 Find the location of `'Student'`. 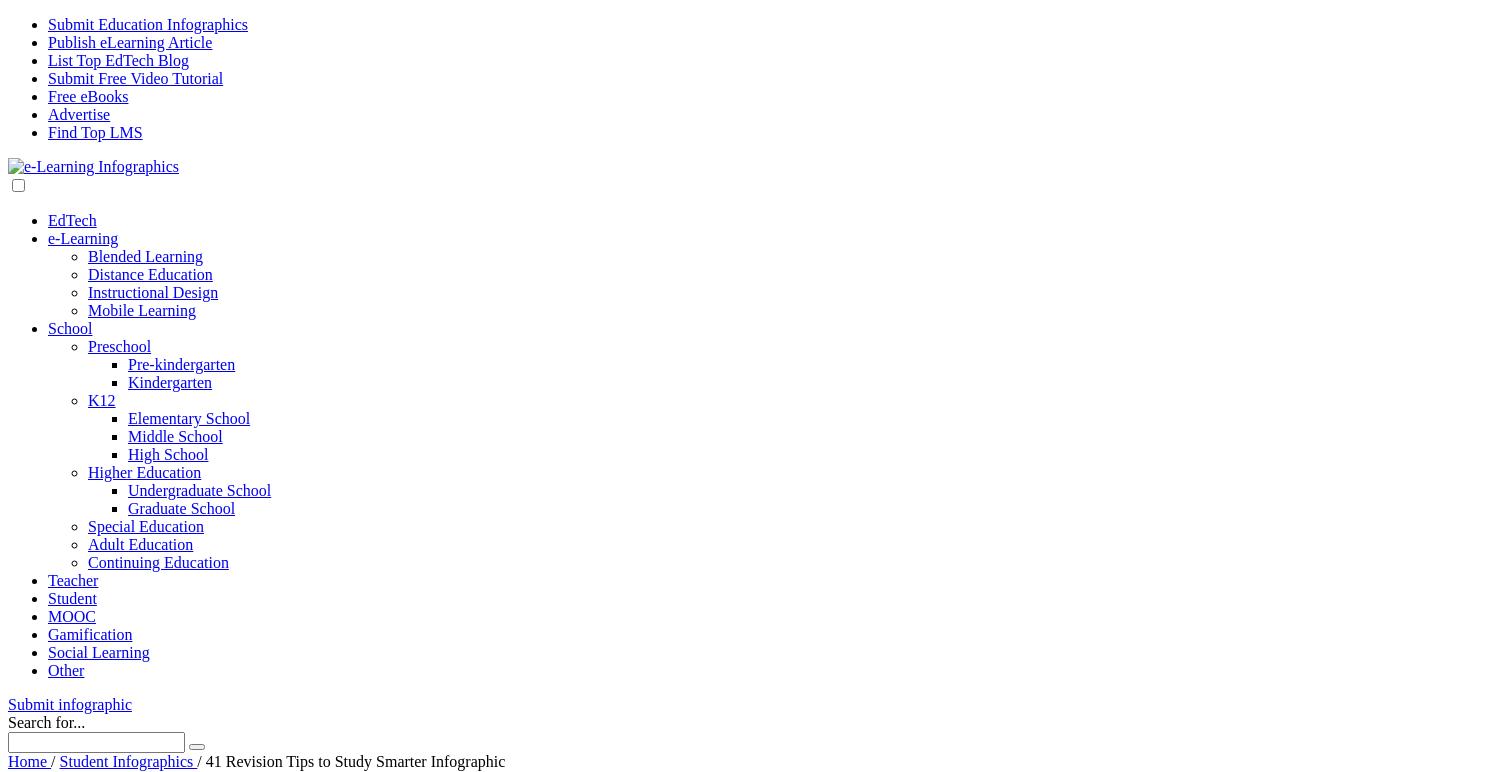

'Student' is located at coordinates (47, 598).